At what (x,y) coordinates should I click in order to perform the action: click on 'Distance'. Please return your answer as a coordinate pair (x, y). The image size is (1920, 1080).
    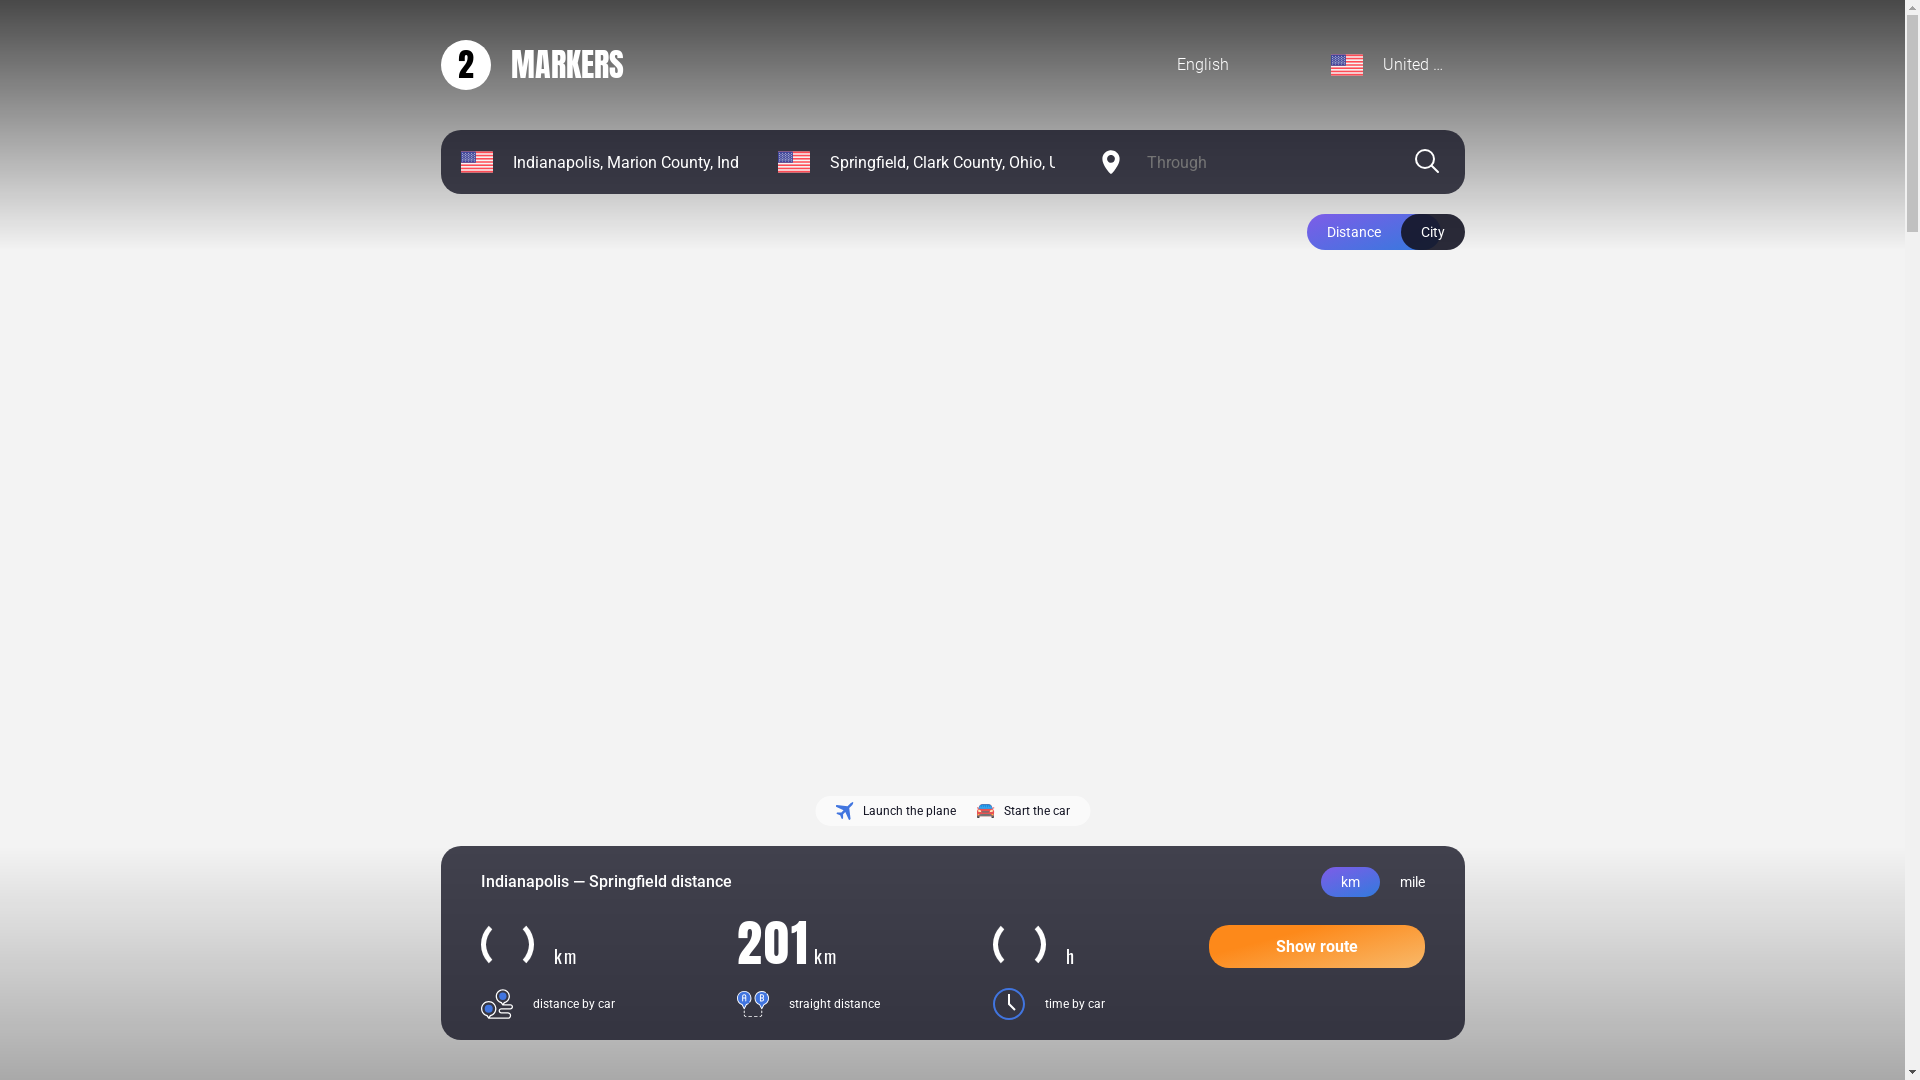
    Looking at the image, I should click on (1371, 230).